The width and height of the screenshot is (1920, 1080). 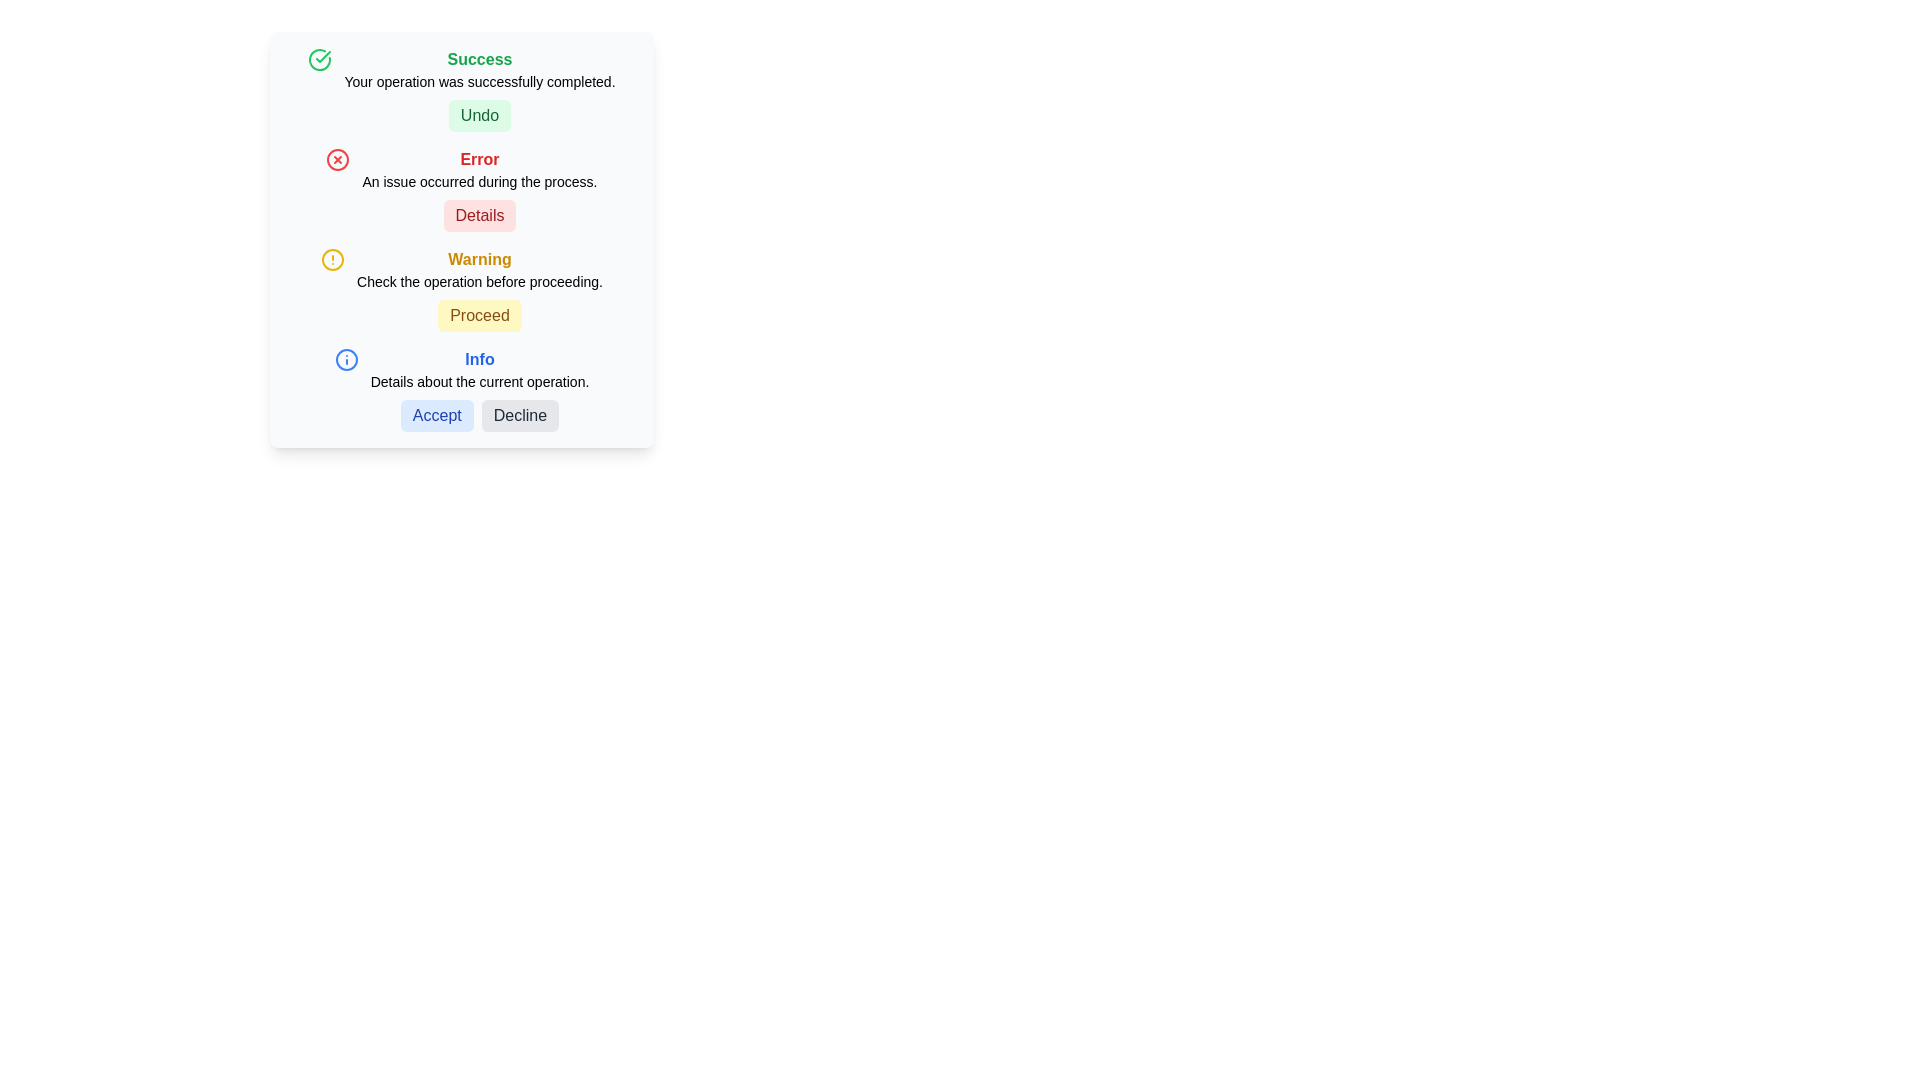 I want to click on the static text element that provides additional context associated with the 'Warning' label, located directly under the 'Warning' label and before the 'Proceed' text elements, so click(x=480, y=281).